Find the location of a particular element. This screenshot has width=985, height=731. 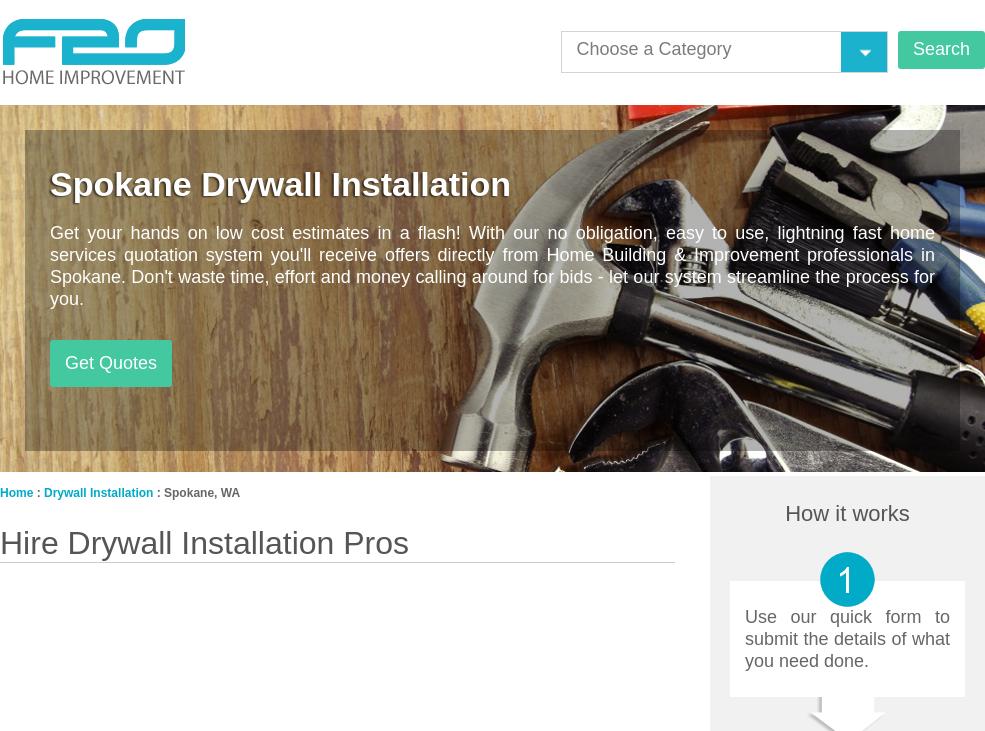

'Choose a Category' is located at coordinates (652, 47).